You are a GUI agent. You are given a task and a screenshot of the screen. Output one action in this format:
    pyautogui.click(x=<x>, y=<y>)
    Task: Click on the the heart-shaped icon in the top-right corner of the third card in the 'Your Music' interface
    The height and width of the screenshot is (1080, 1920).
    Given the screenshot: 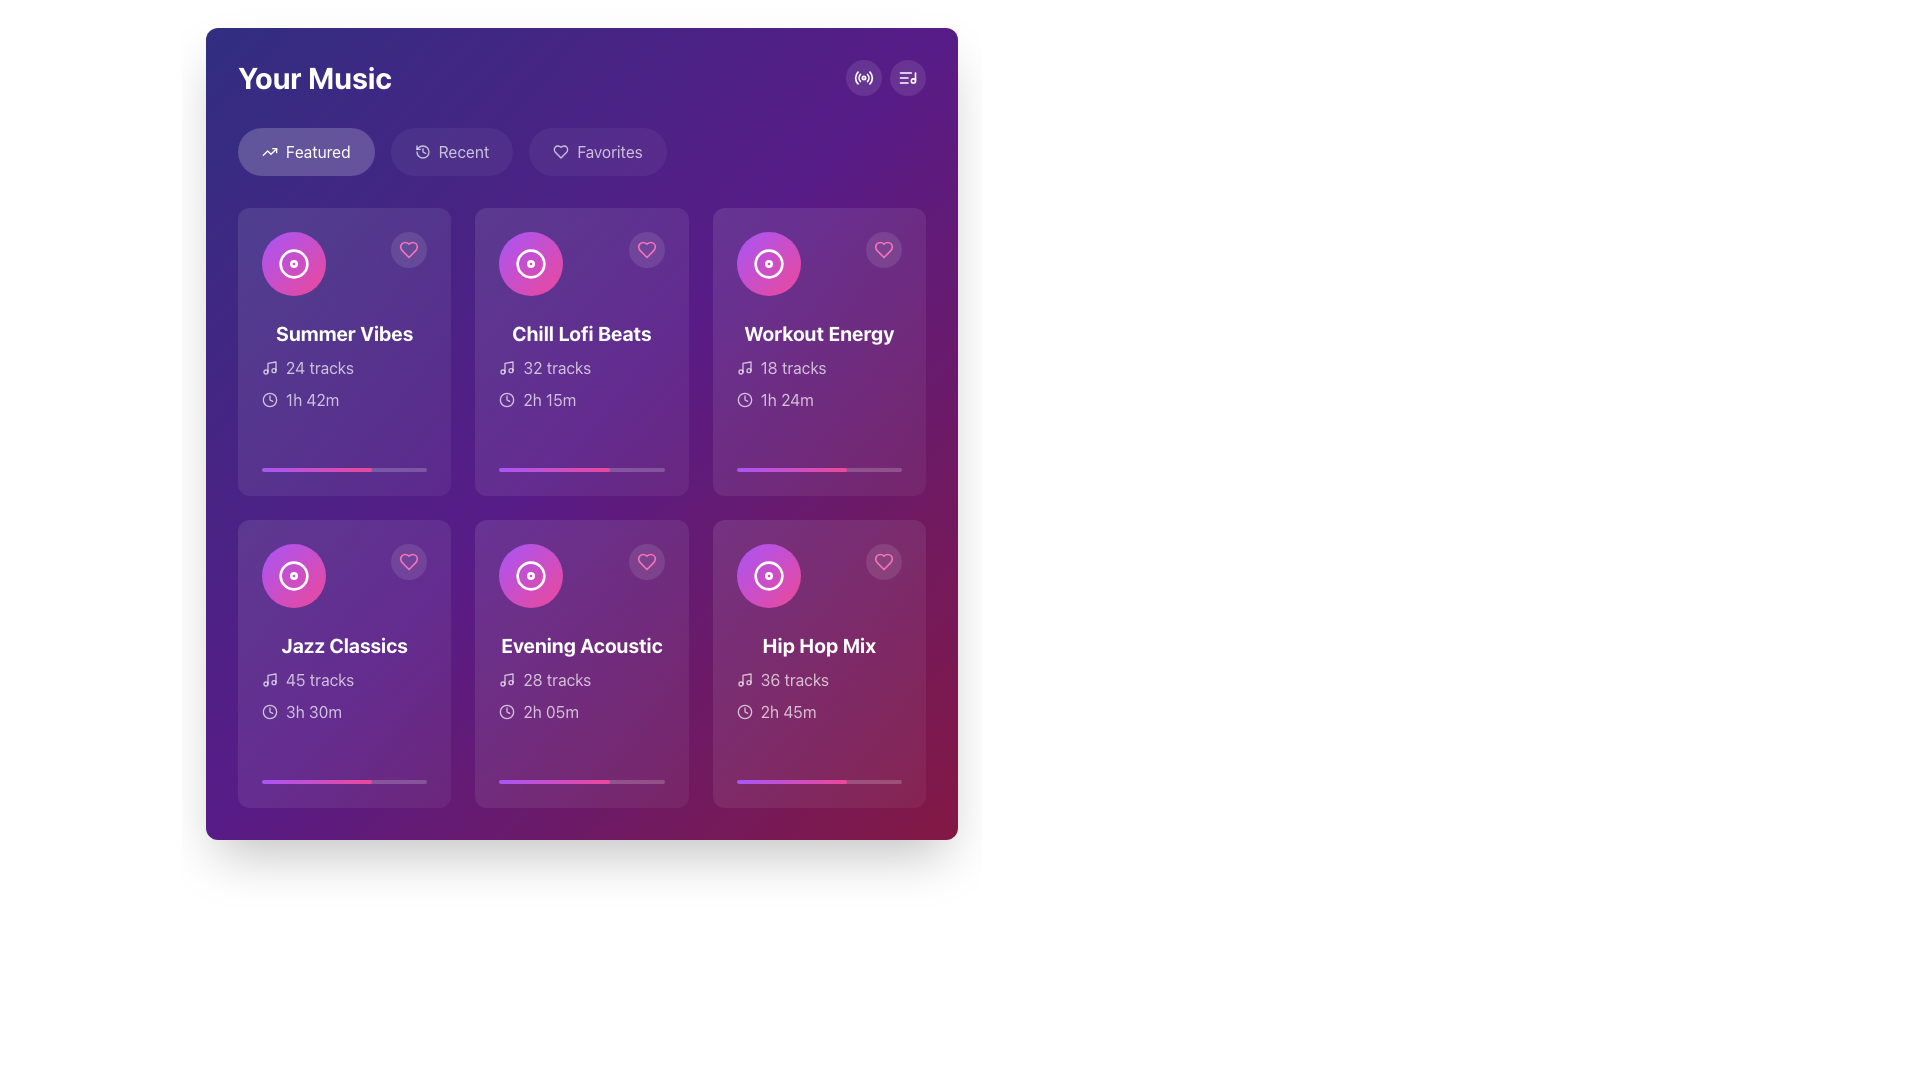 What is the action you would take?
    pyautogui.click(x=882, y=249)
    